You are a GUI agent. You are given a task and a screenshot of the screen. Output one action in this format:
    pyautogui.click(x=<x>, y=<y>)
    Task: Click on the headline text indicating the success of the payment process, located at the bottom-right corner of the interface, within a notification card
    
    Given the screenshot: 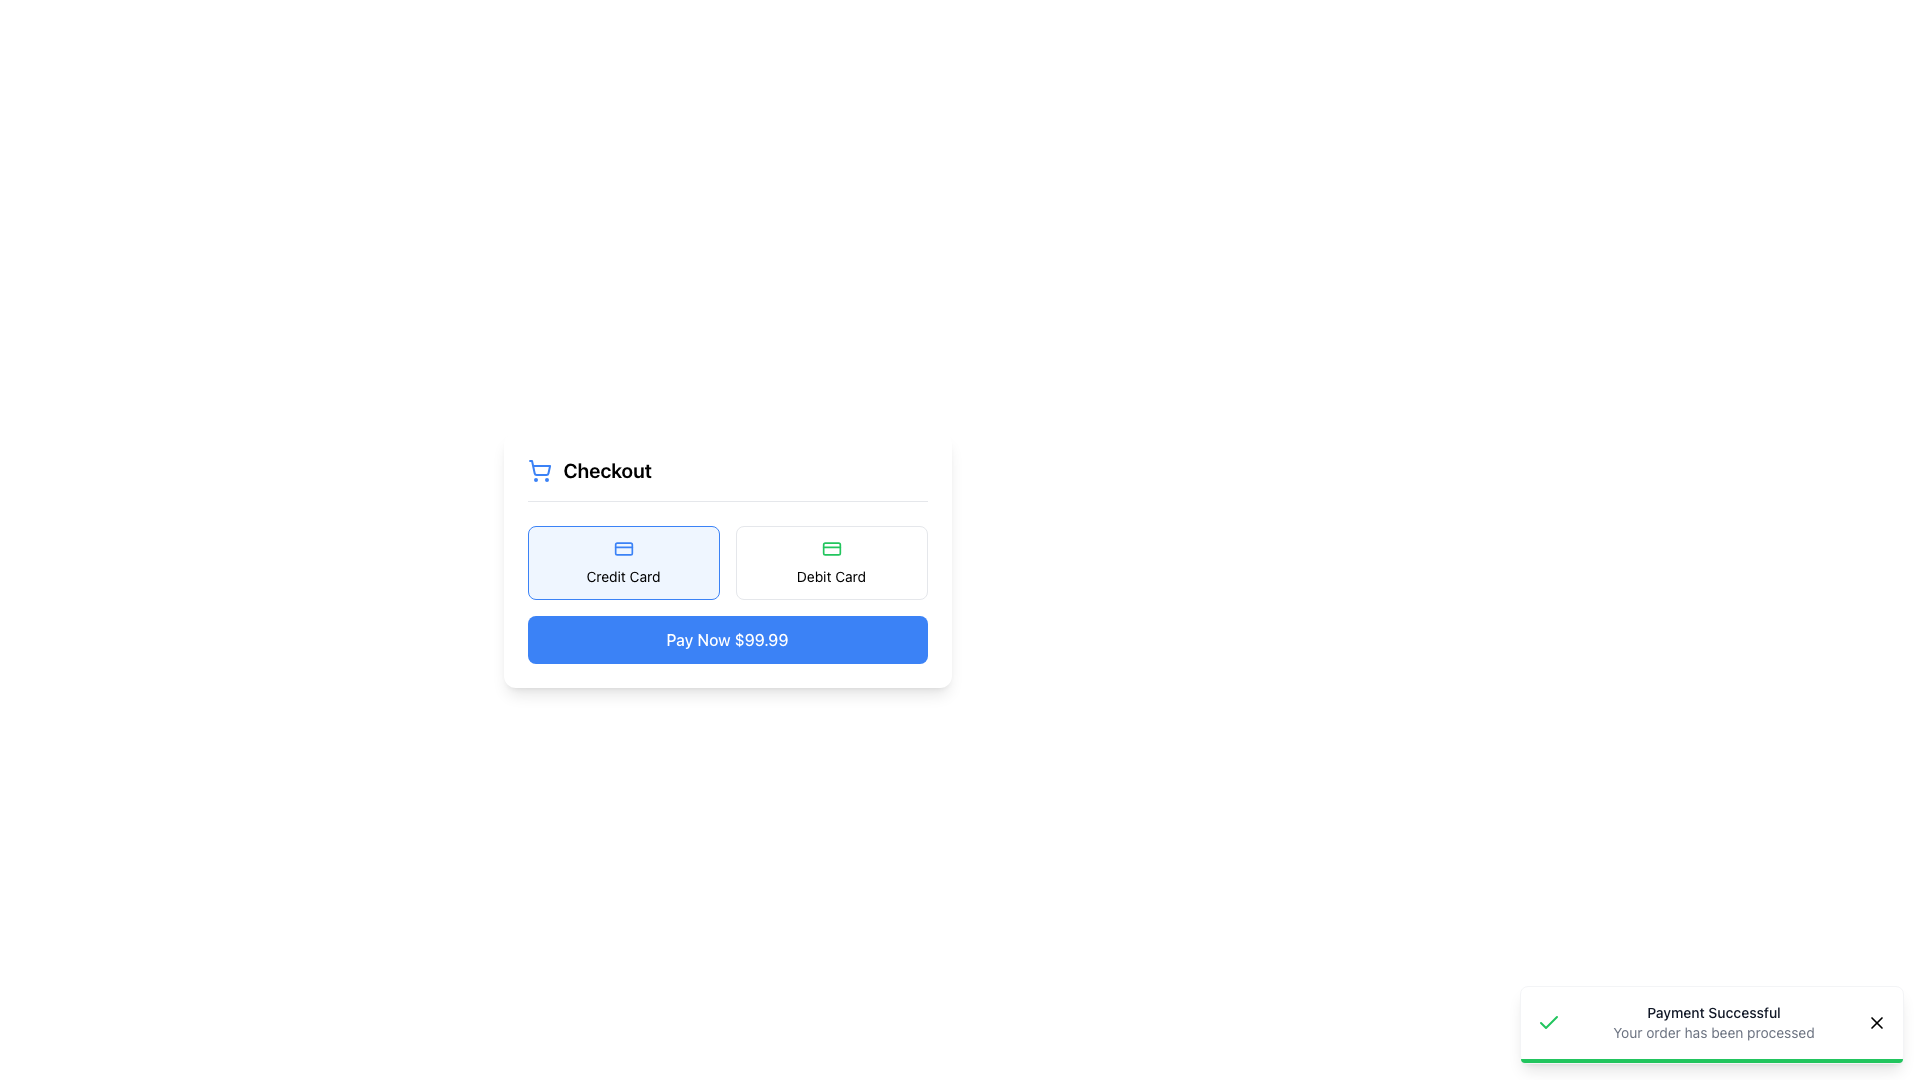 What is the action you would take?
    pyautogui.click(x=1712, y=1013)
    